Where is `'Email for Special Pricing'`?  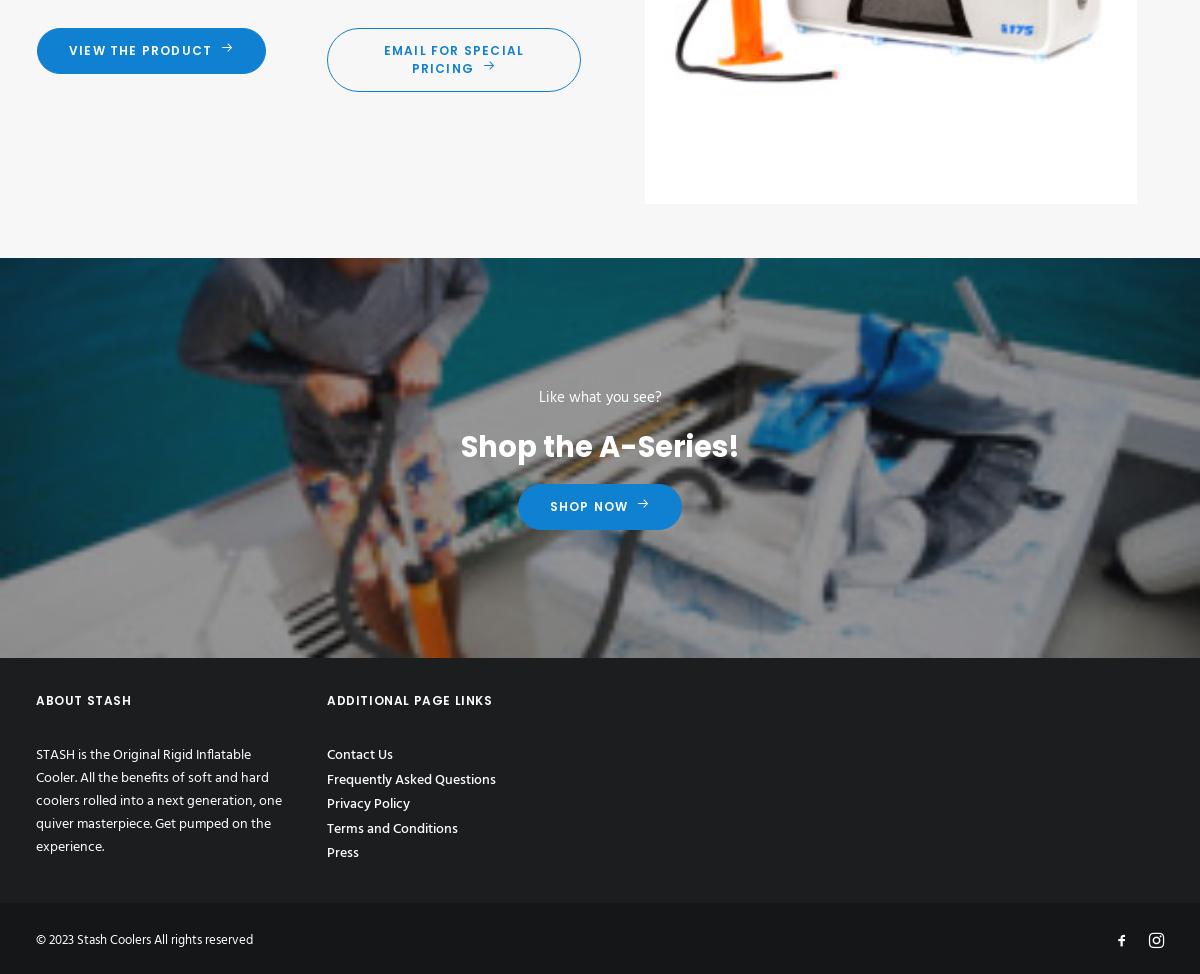 'Email for Special Pricing' is located at coordinates (454, 59).